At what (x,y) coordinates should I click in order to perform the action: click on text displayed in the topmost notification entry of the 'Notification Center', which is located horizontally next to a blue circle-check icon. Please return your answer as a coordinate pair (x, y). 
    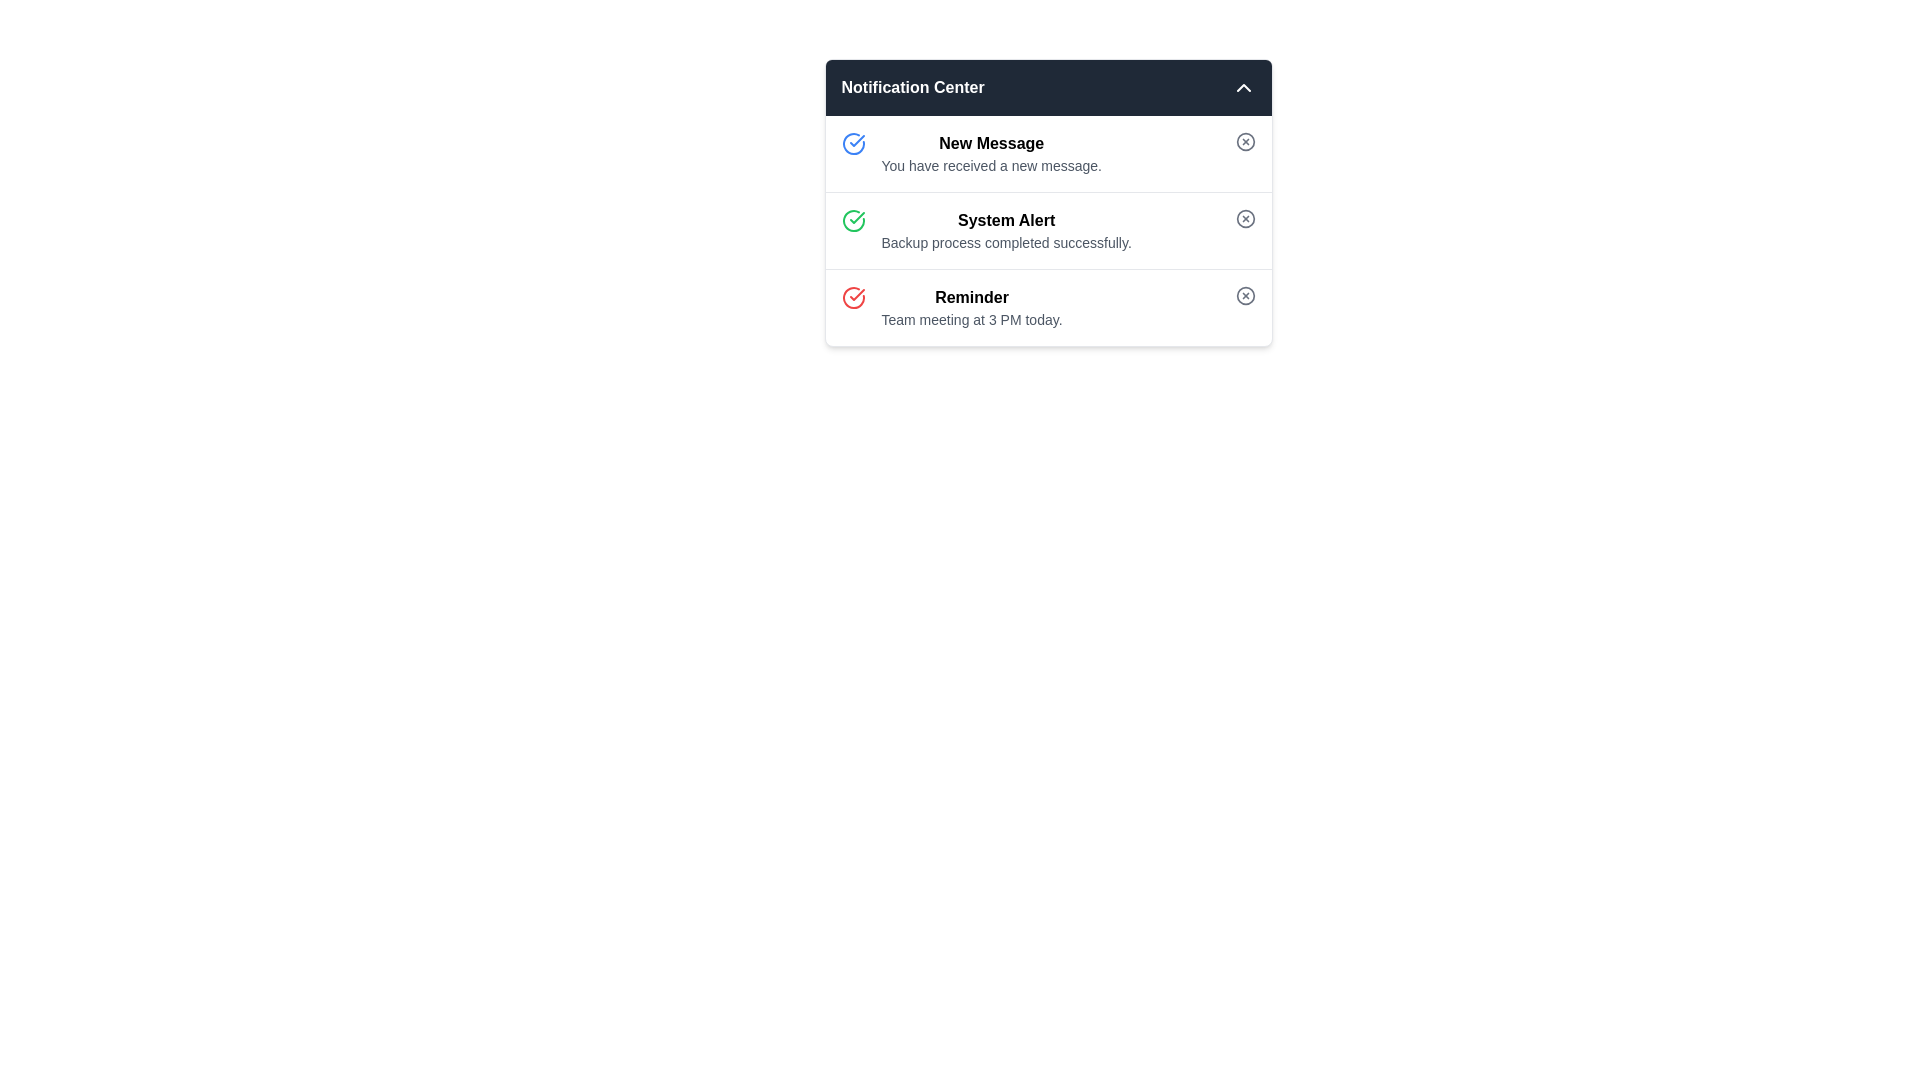
    Looking at the image, I should click on (991, 153).